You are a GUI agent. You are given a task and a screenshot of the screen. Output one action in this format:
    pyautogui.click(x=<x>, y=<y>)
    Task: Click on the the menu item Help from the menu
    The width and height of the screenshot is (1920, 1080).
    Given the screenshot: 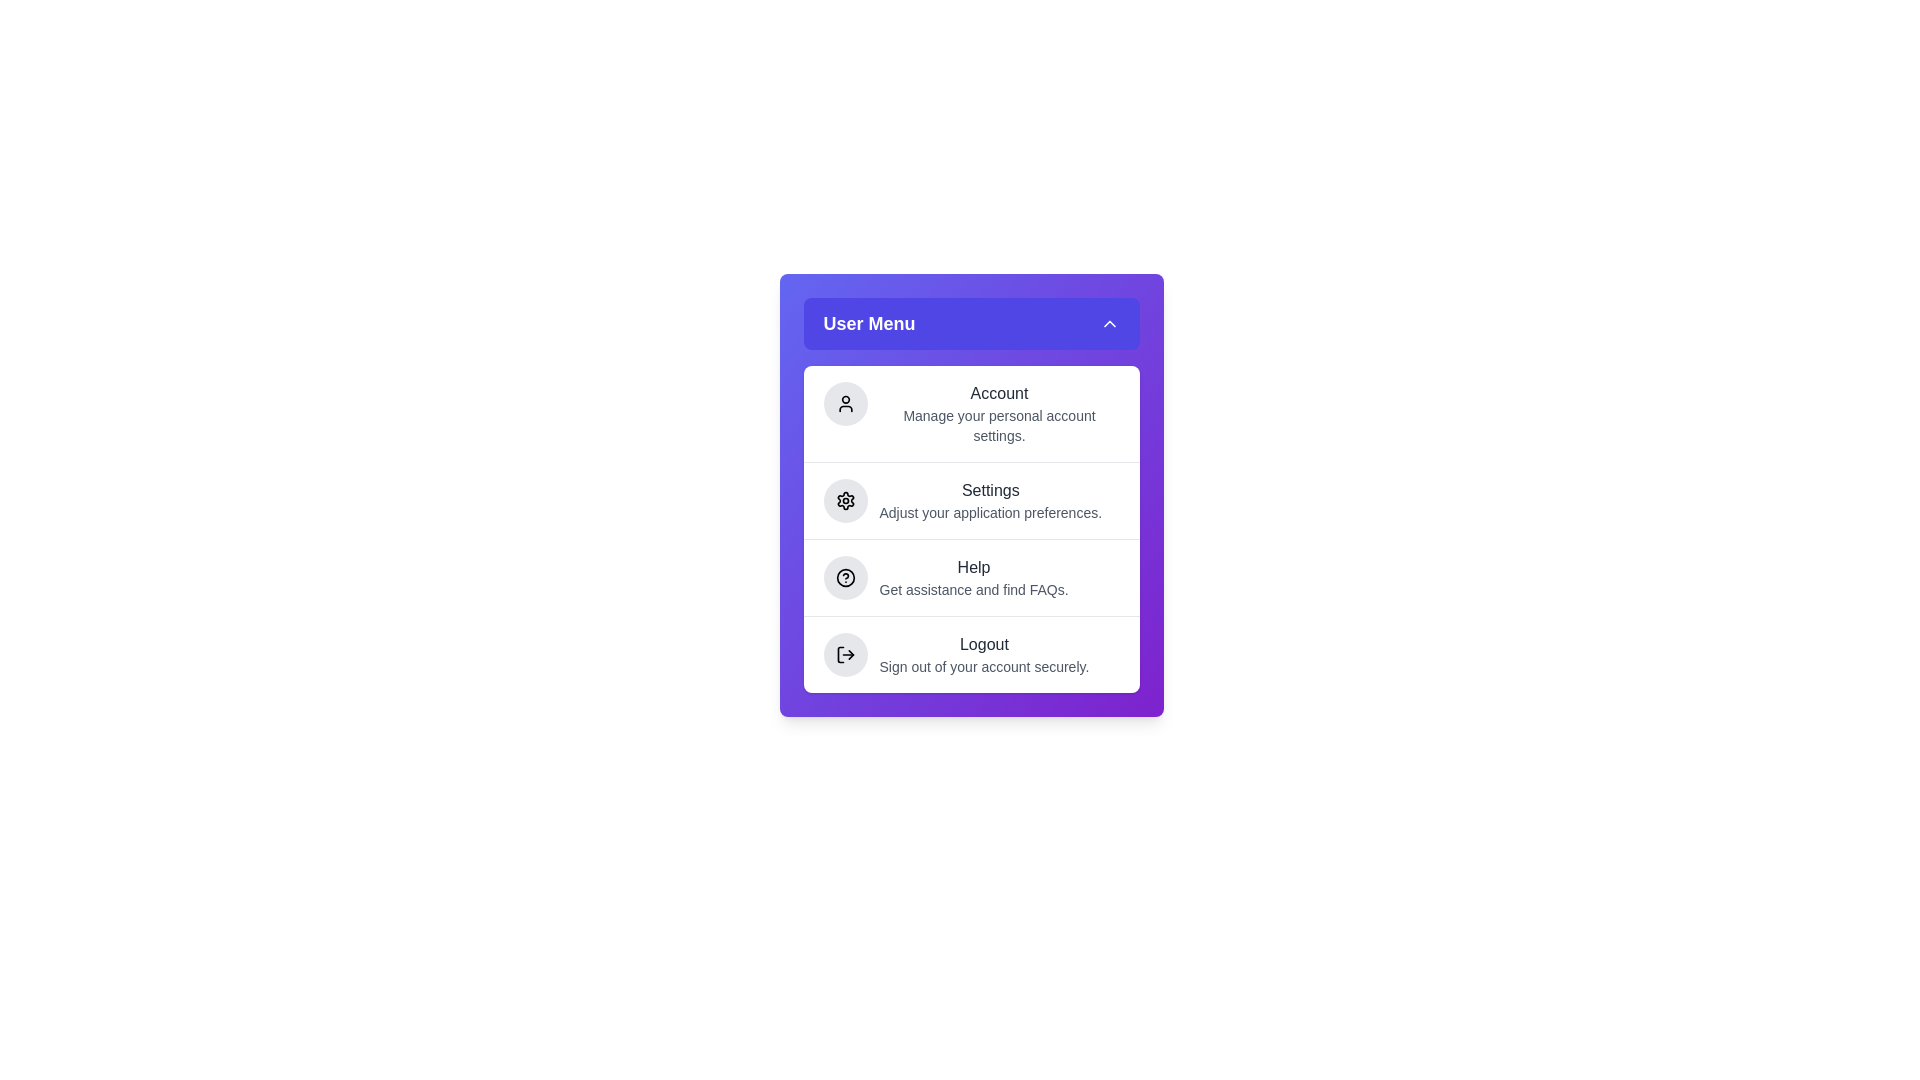 What is the action you would take?
    pyautogui.click(x=971, y=577)
    